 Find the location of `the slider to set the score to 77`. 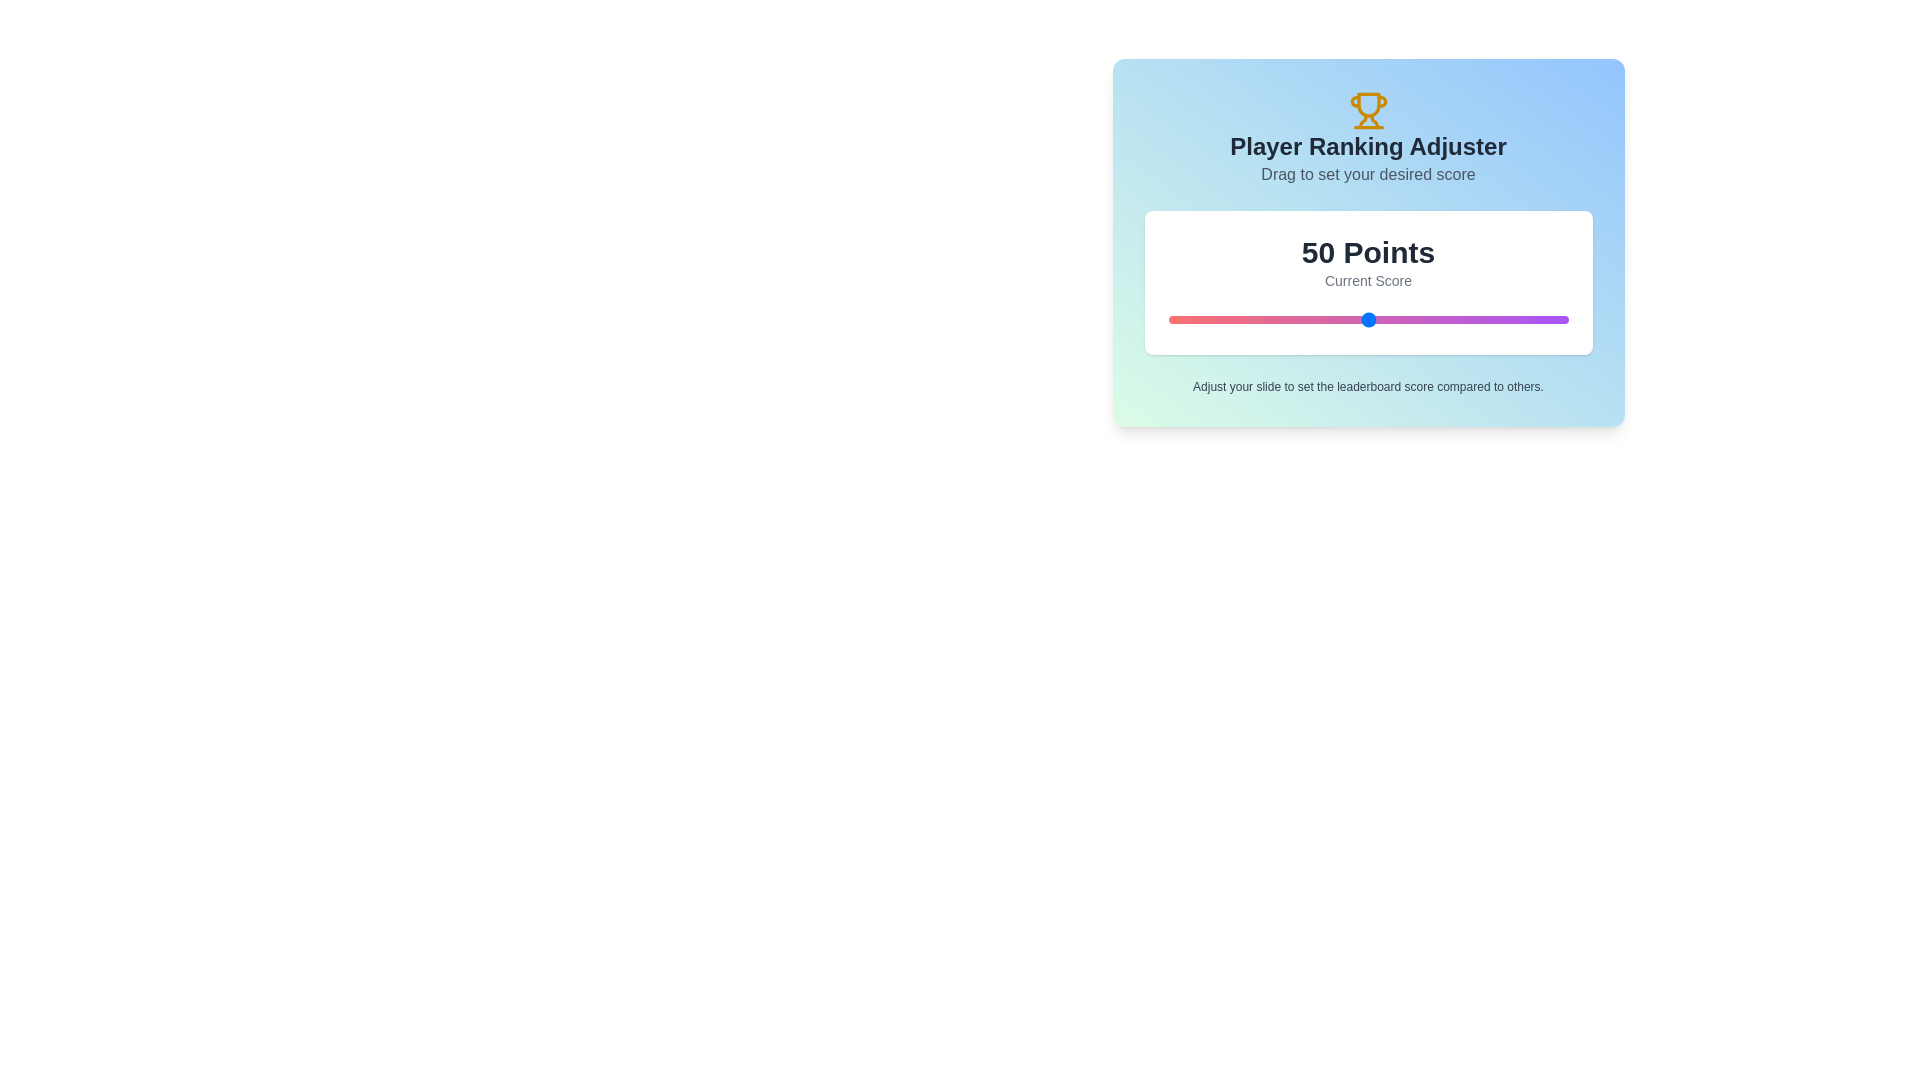

the slider to set the score to 77 is located at coordinates (1476, 319).